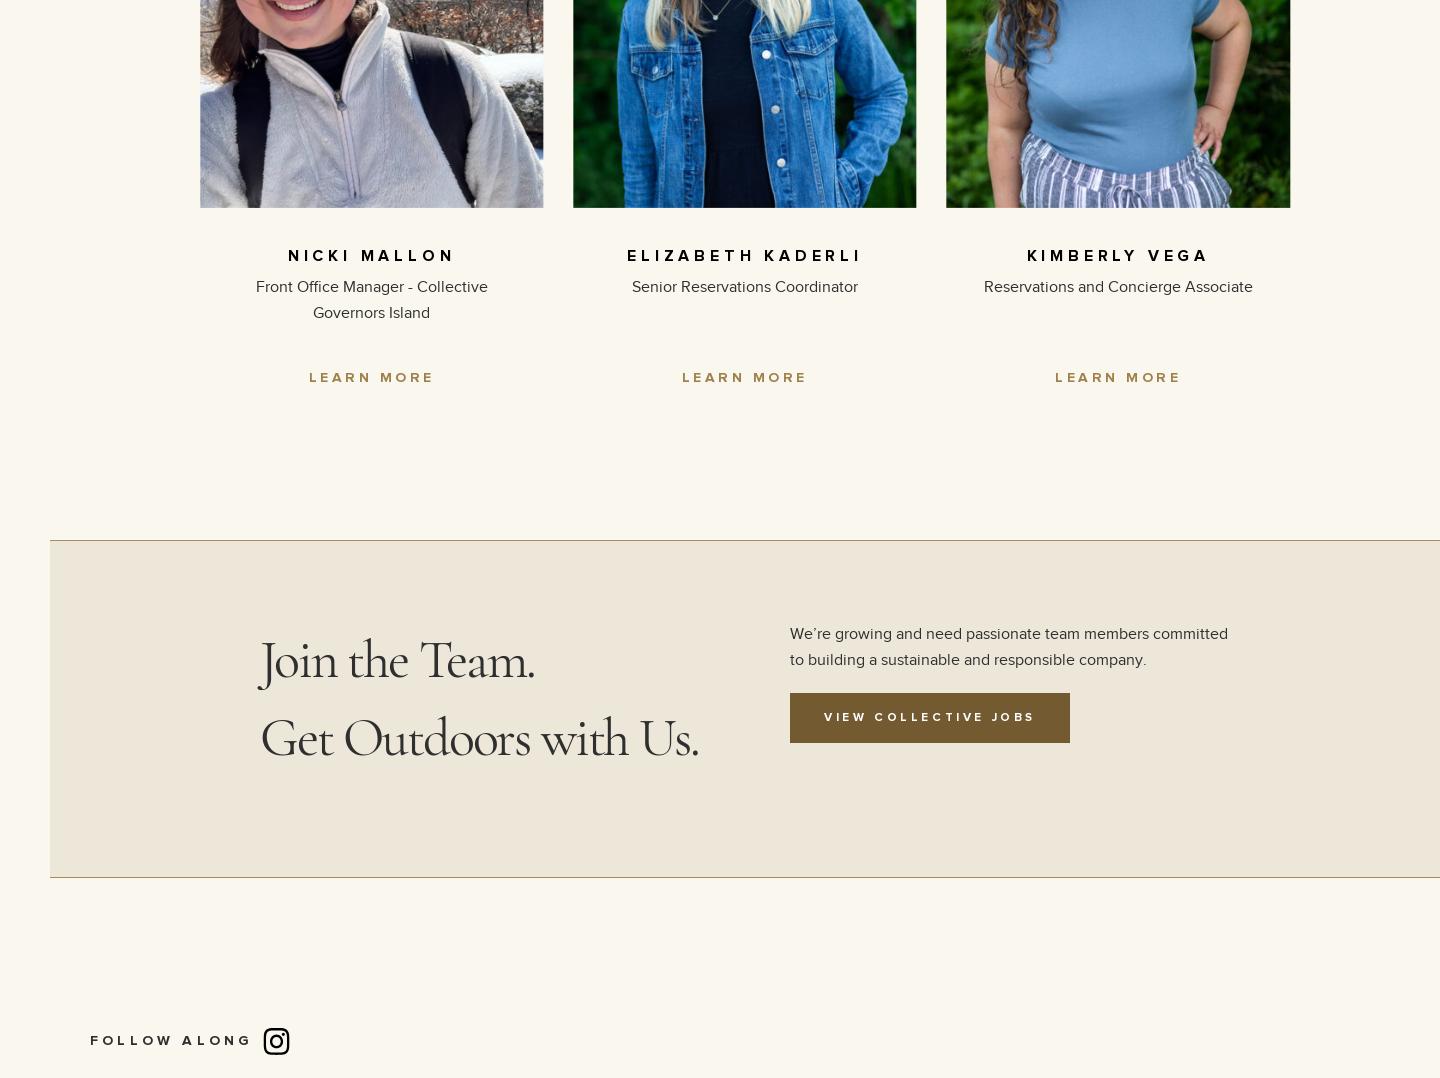 Image resolution: width=1440 pixels, height=1078 pixels. Describe the element at coordinates (1116, 285) in the screenshot. I see `'Reservations and Concierge Associate'` at that location.